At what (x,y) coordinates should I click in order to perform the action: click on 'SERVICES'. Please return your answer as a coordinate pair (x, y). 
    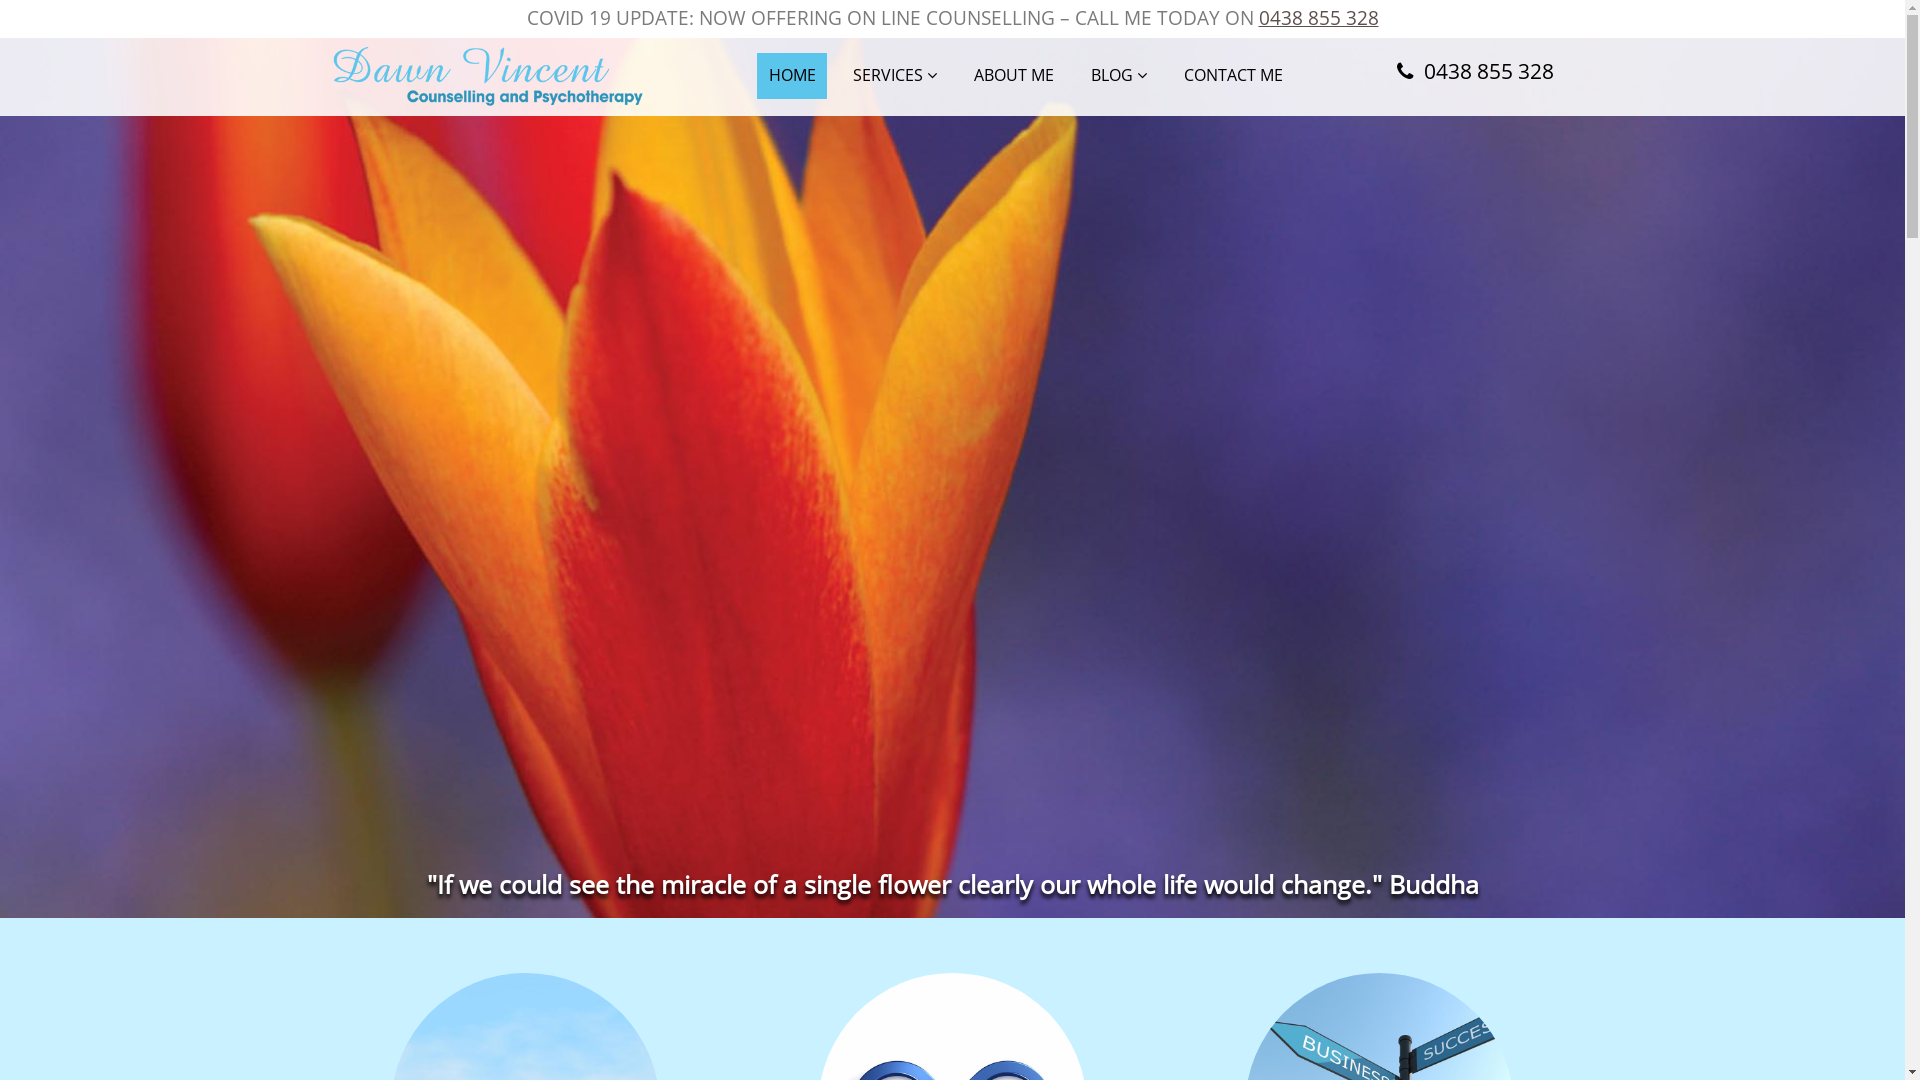
    Looking at the image, I should click on (840, 75).